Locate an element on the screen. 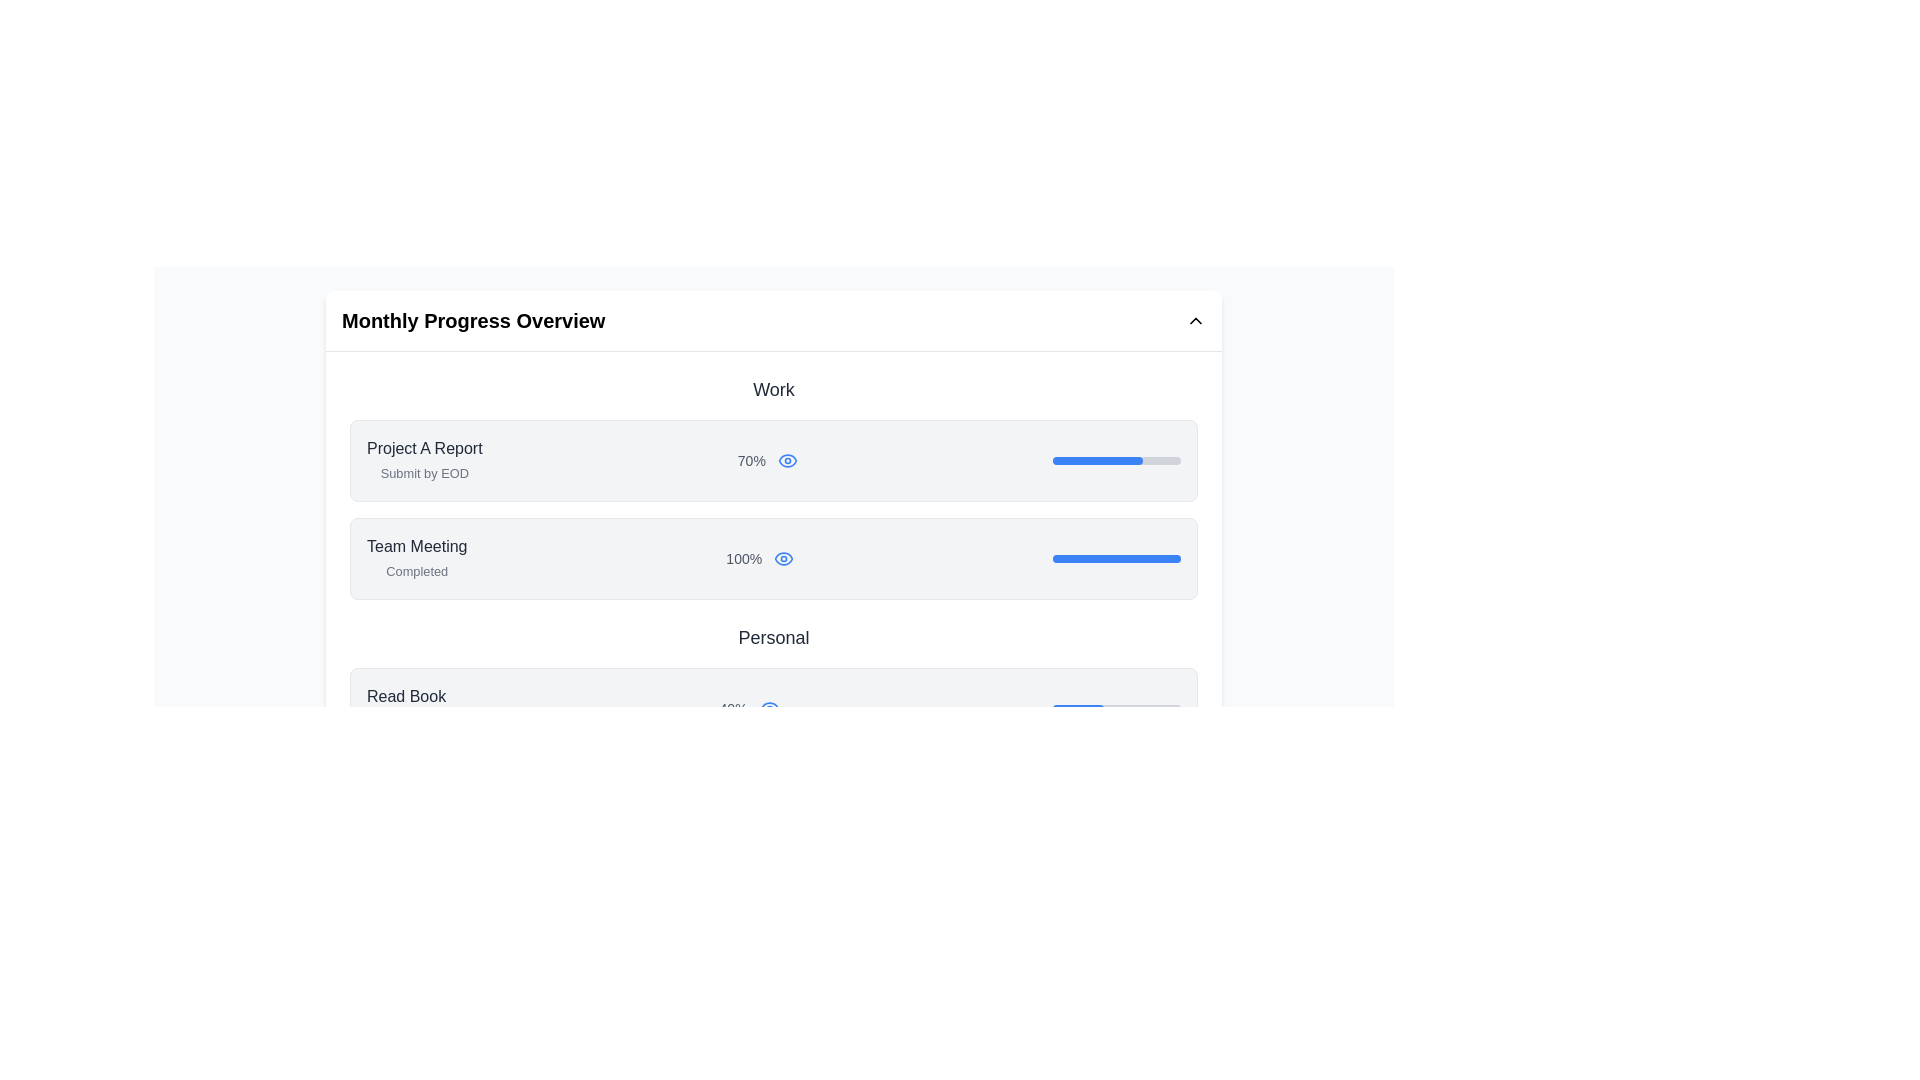 The width and height of the screenshot is (1920, 1080). the horizontal progress bar with rounded corners, located within the 'Team Meeting' card, beneath the 'Completed' text and to the right of the '100%' indicator is located at coordinates (1116, 559).